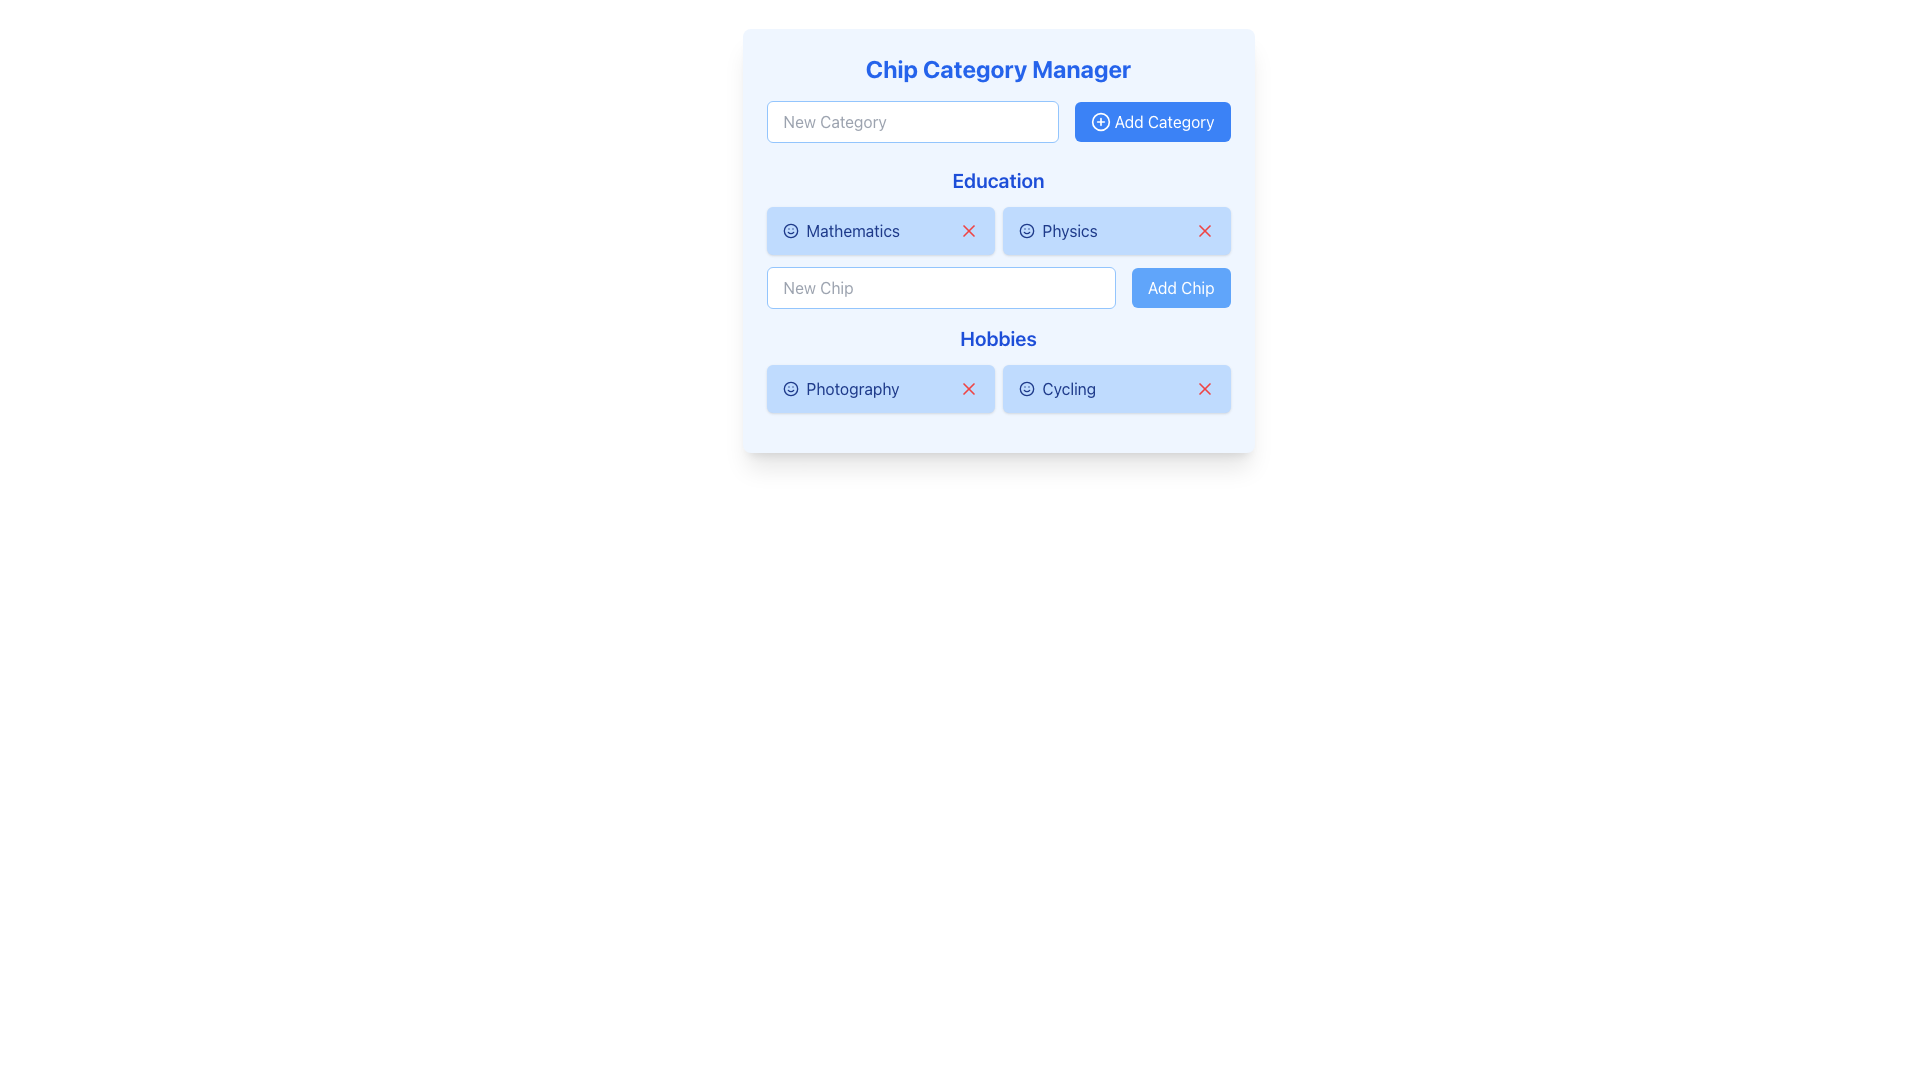 Image resolution: width=1920 pixels, height=1080 pixels. Describe the element at coordinates (968, 230) in the screenshot. I see `the diagonal cross (X) shaped icon located in the 'Education' section` at that location.